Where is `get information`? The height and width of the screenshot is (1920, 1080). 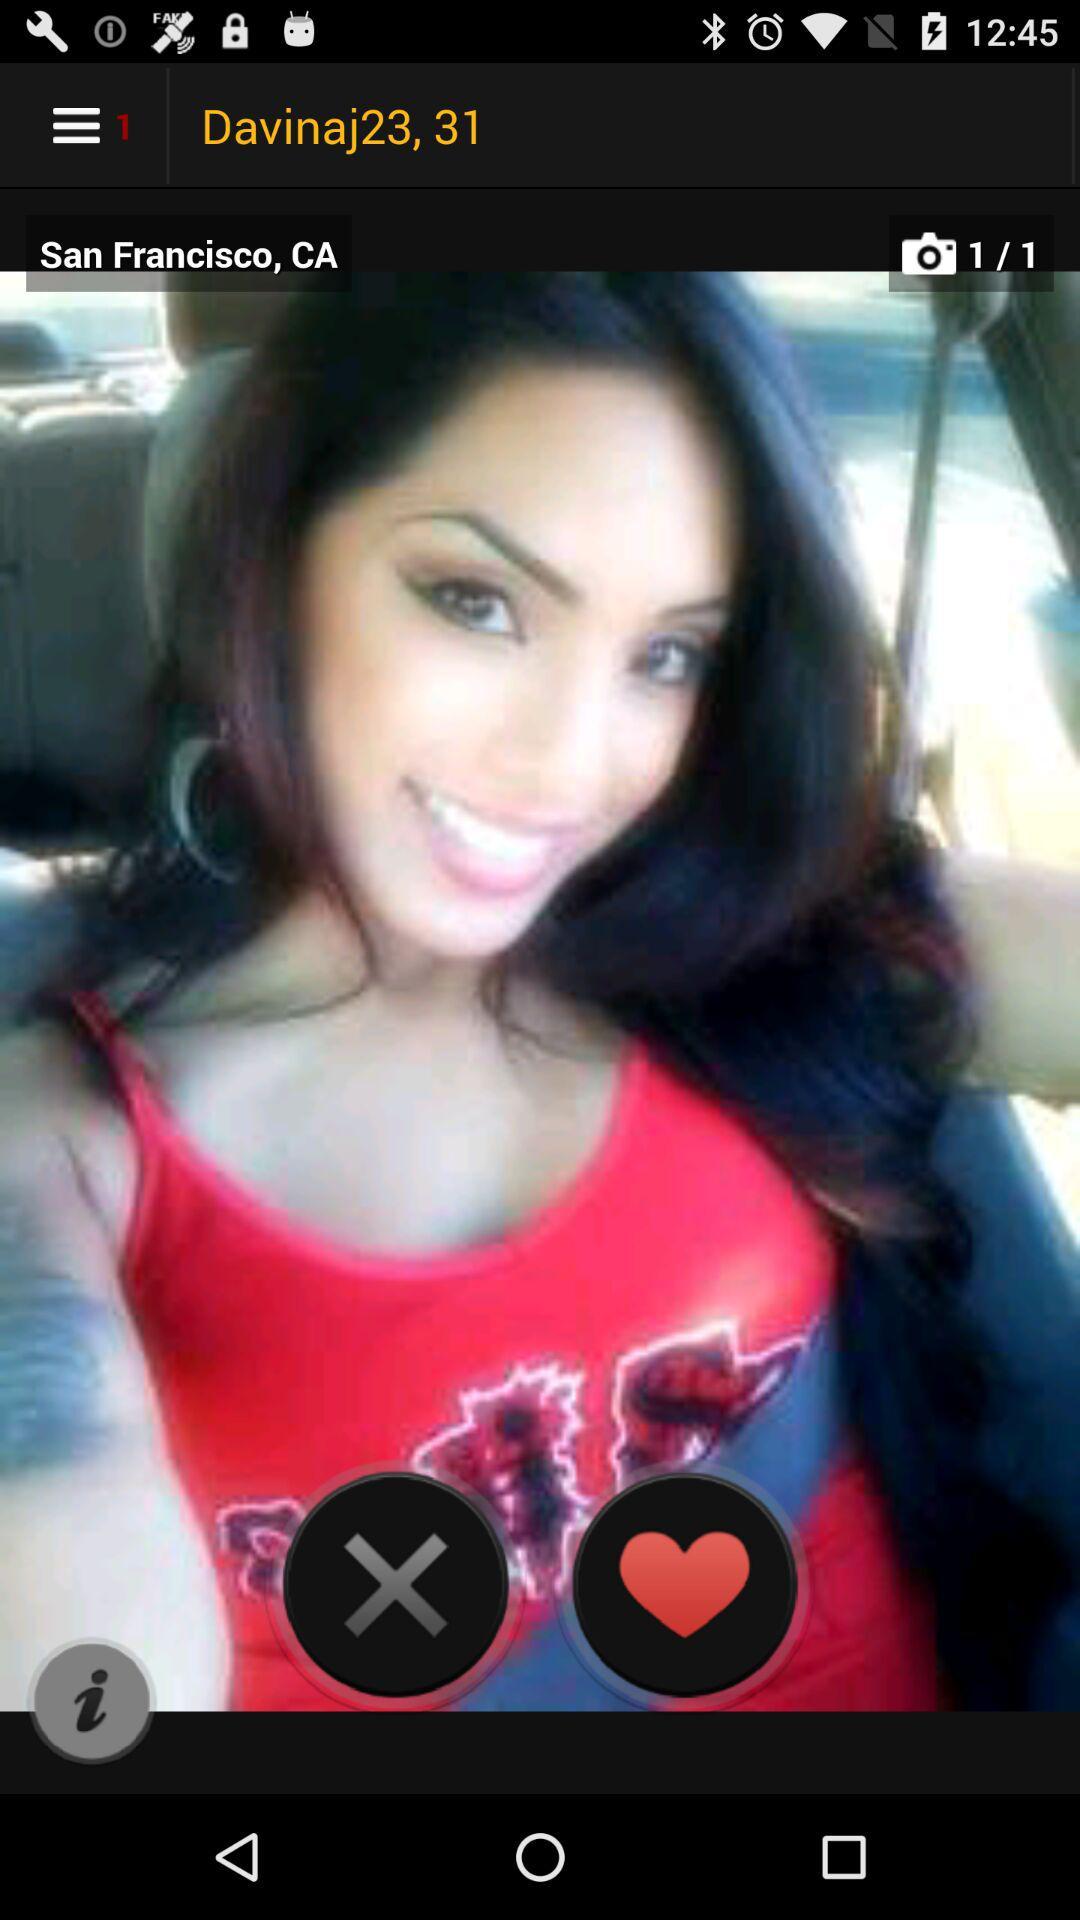
get information is located at coordinates (91, 1701).